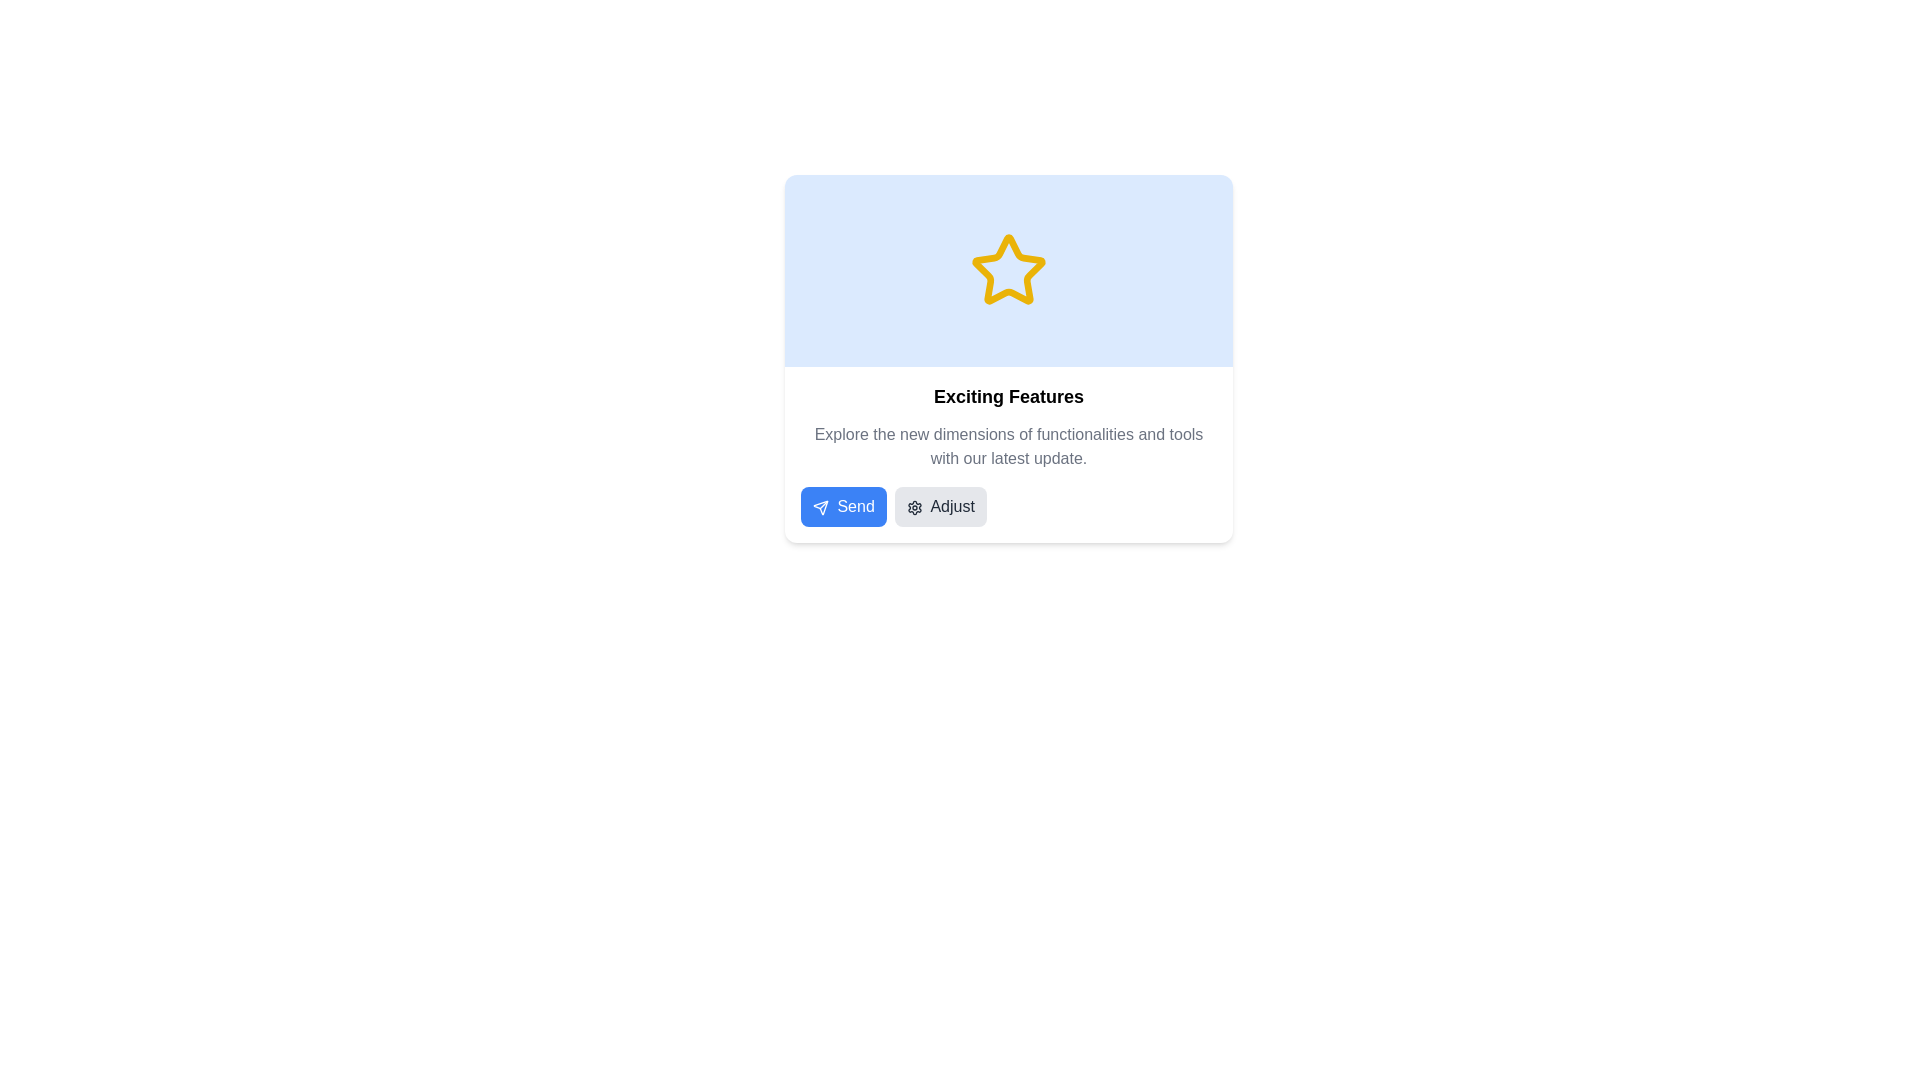  I want to click on the leftmost blue button labeled 'Send' with rounded corners, so click(843, 505).